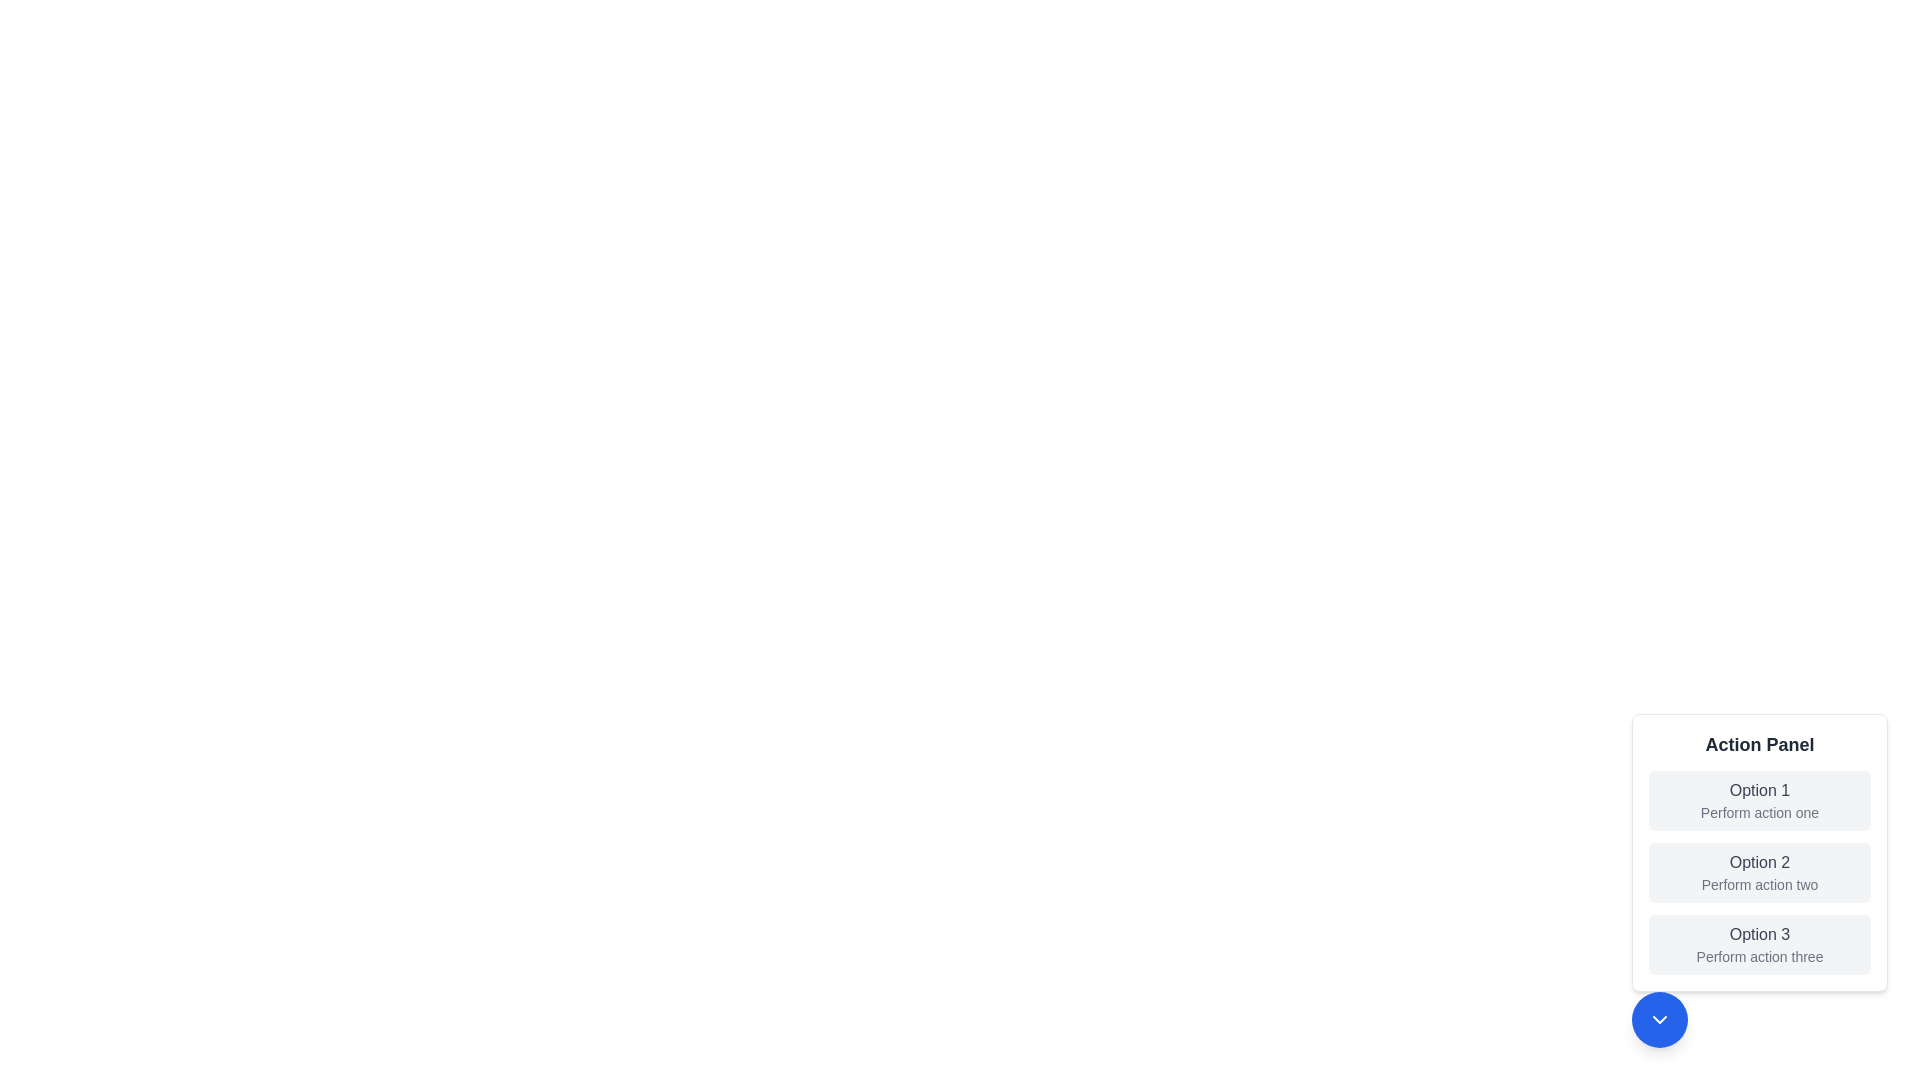  What do you see at coordinates (1760, 800) in the screenshot?
I see `the topmost button in the 'Action Panel' group` at bounding box center [1760, 800].